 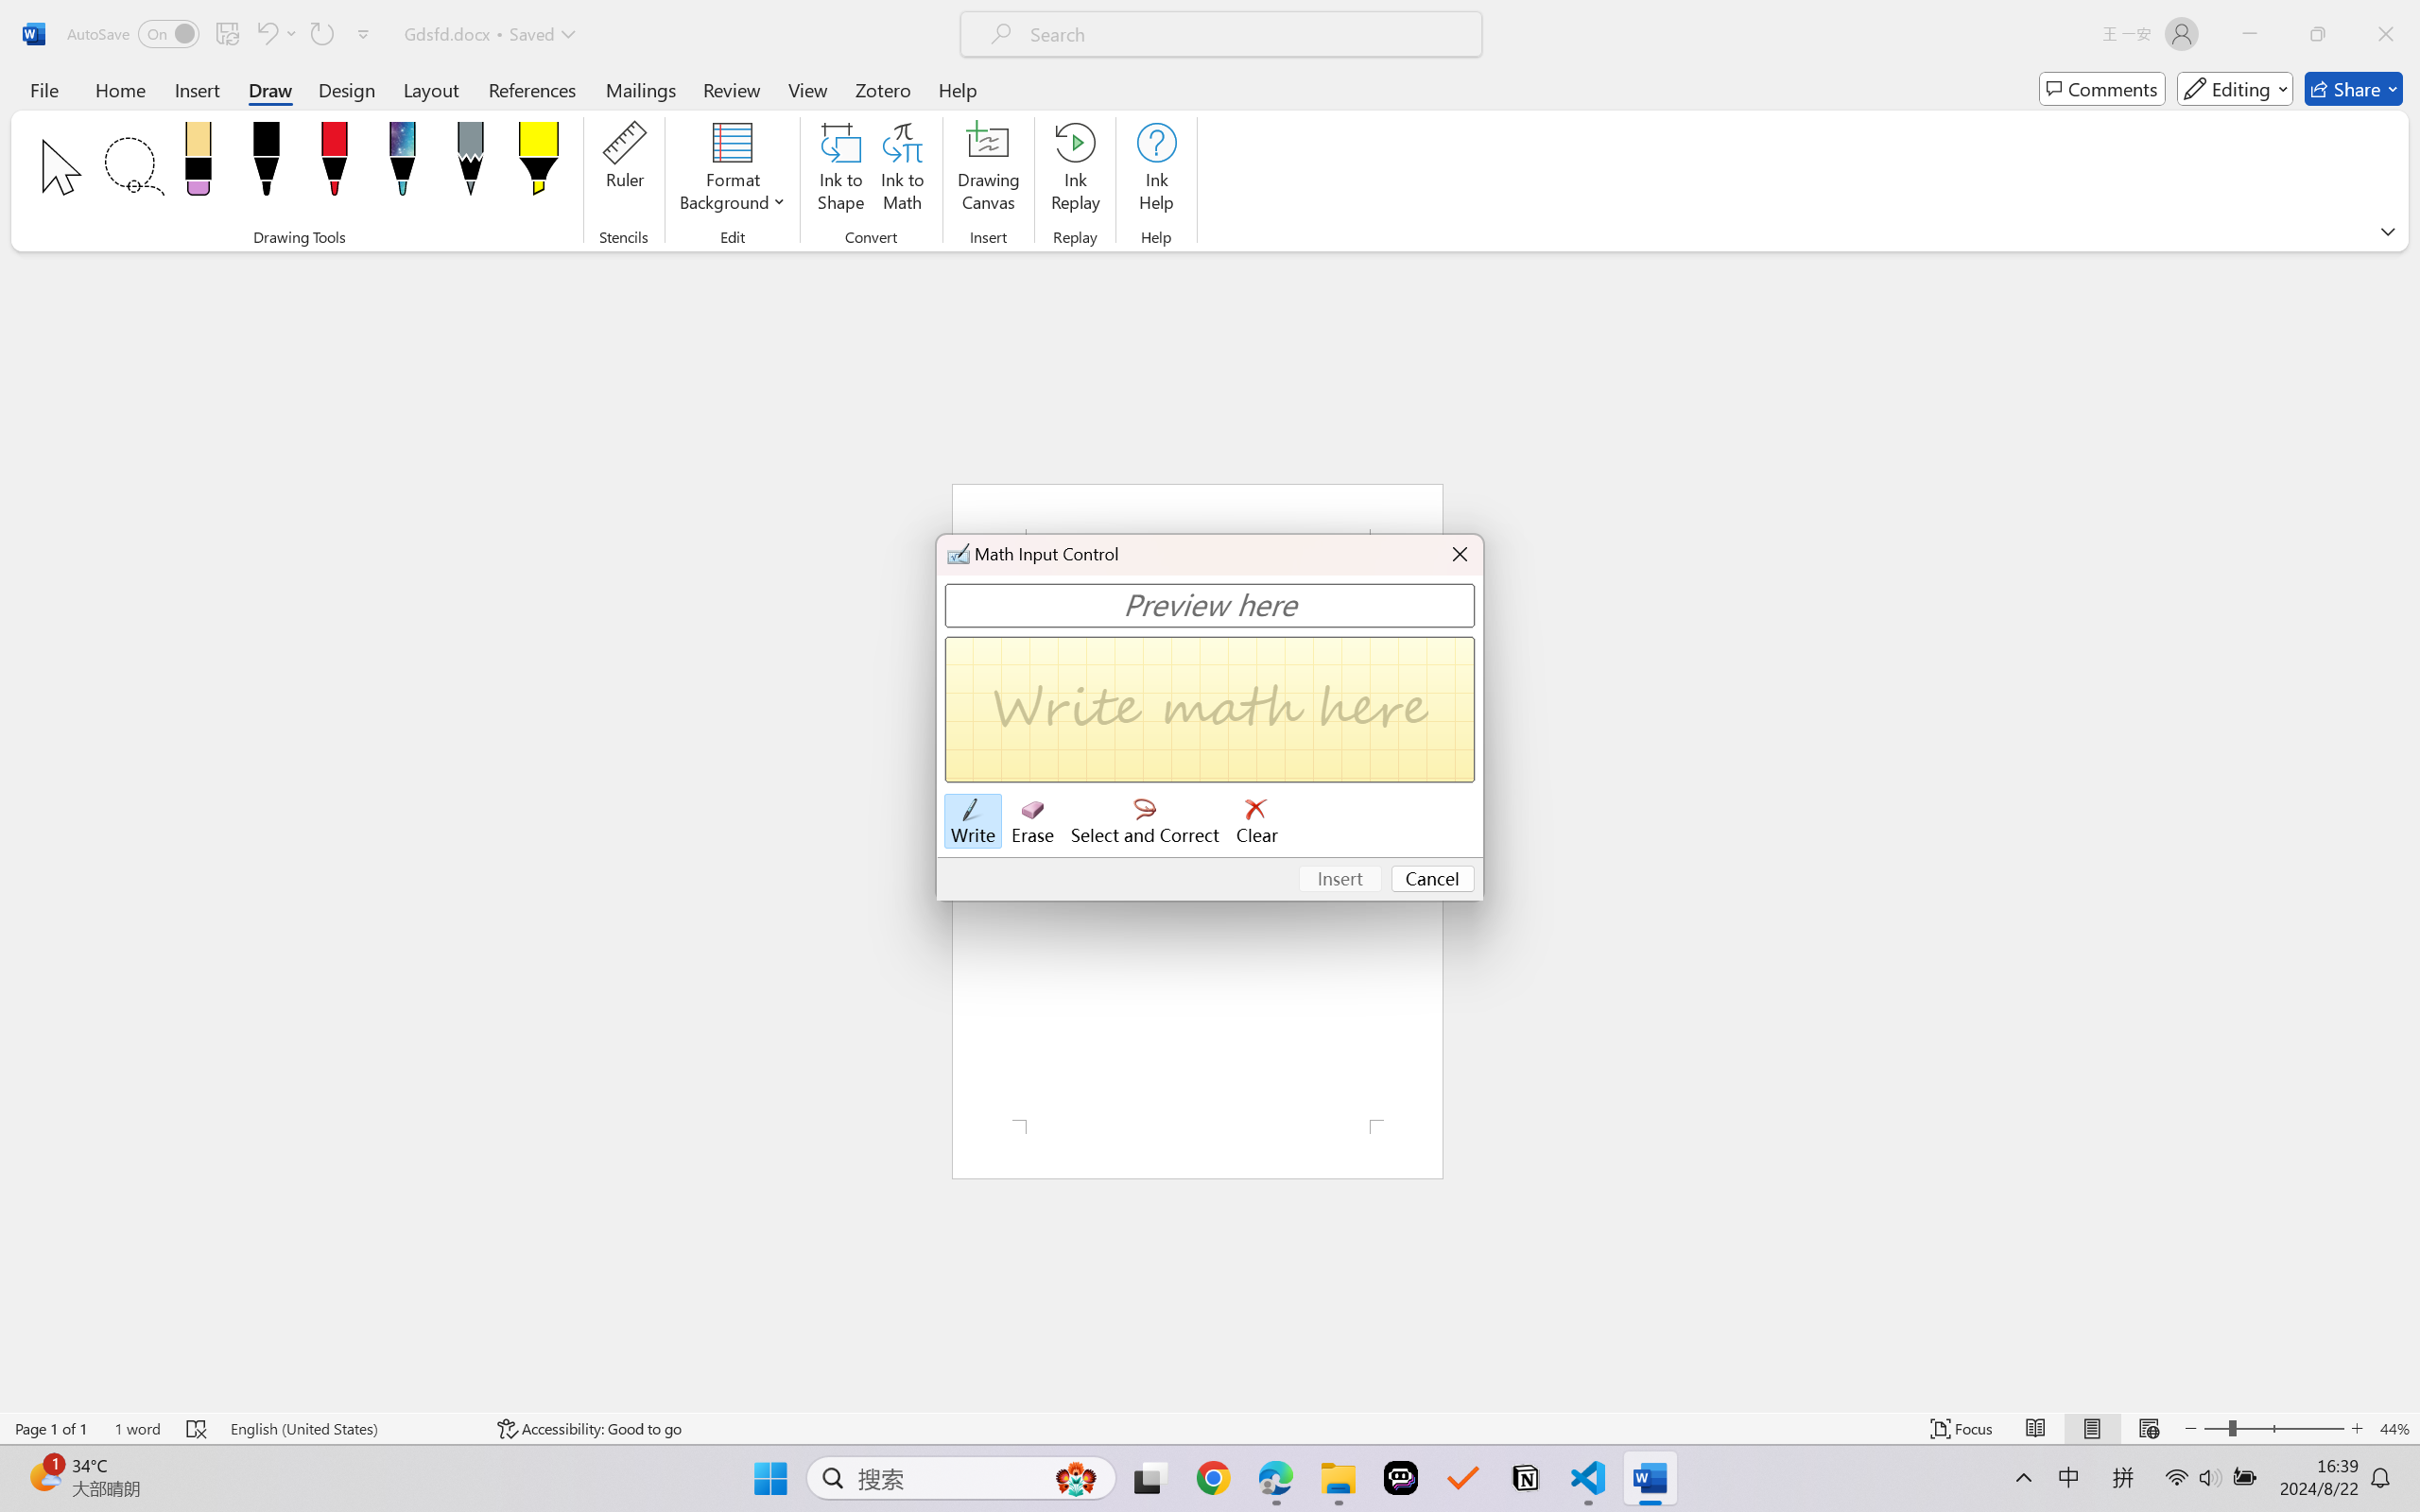 I want to click on 'Select and Correct', so click(x=1145, y=820).